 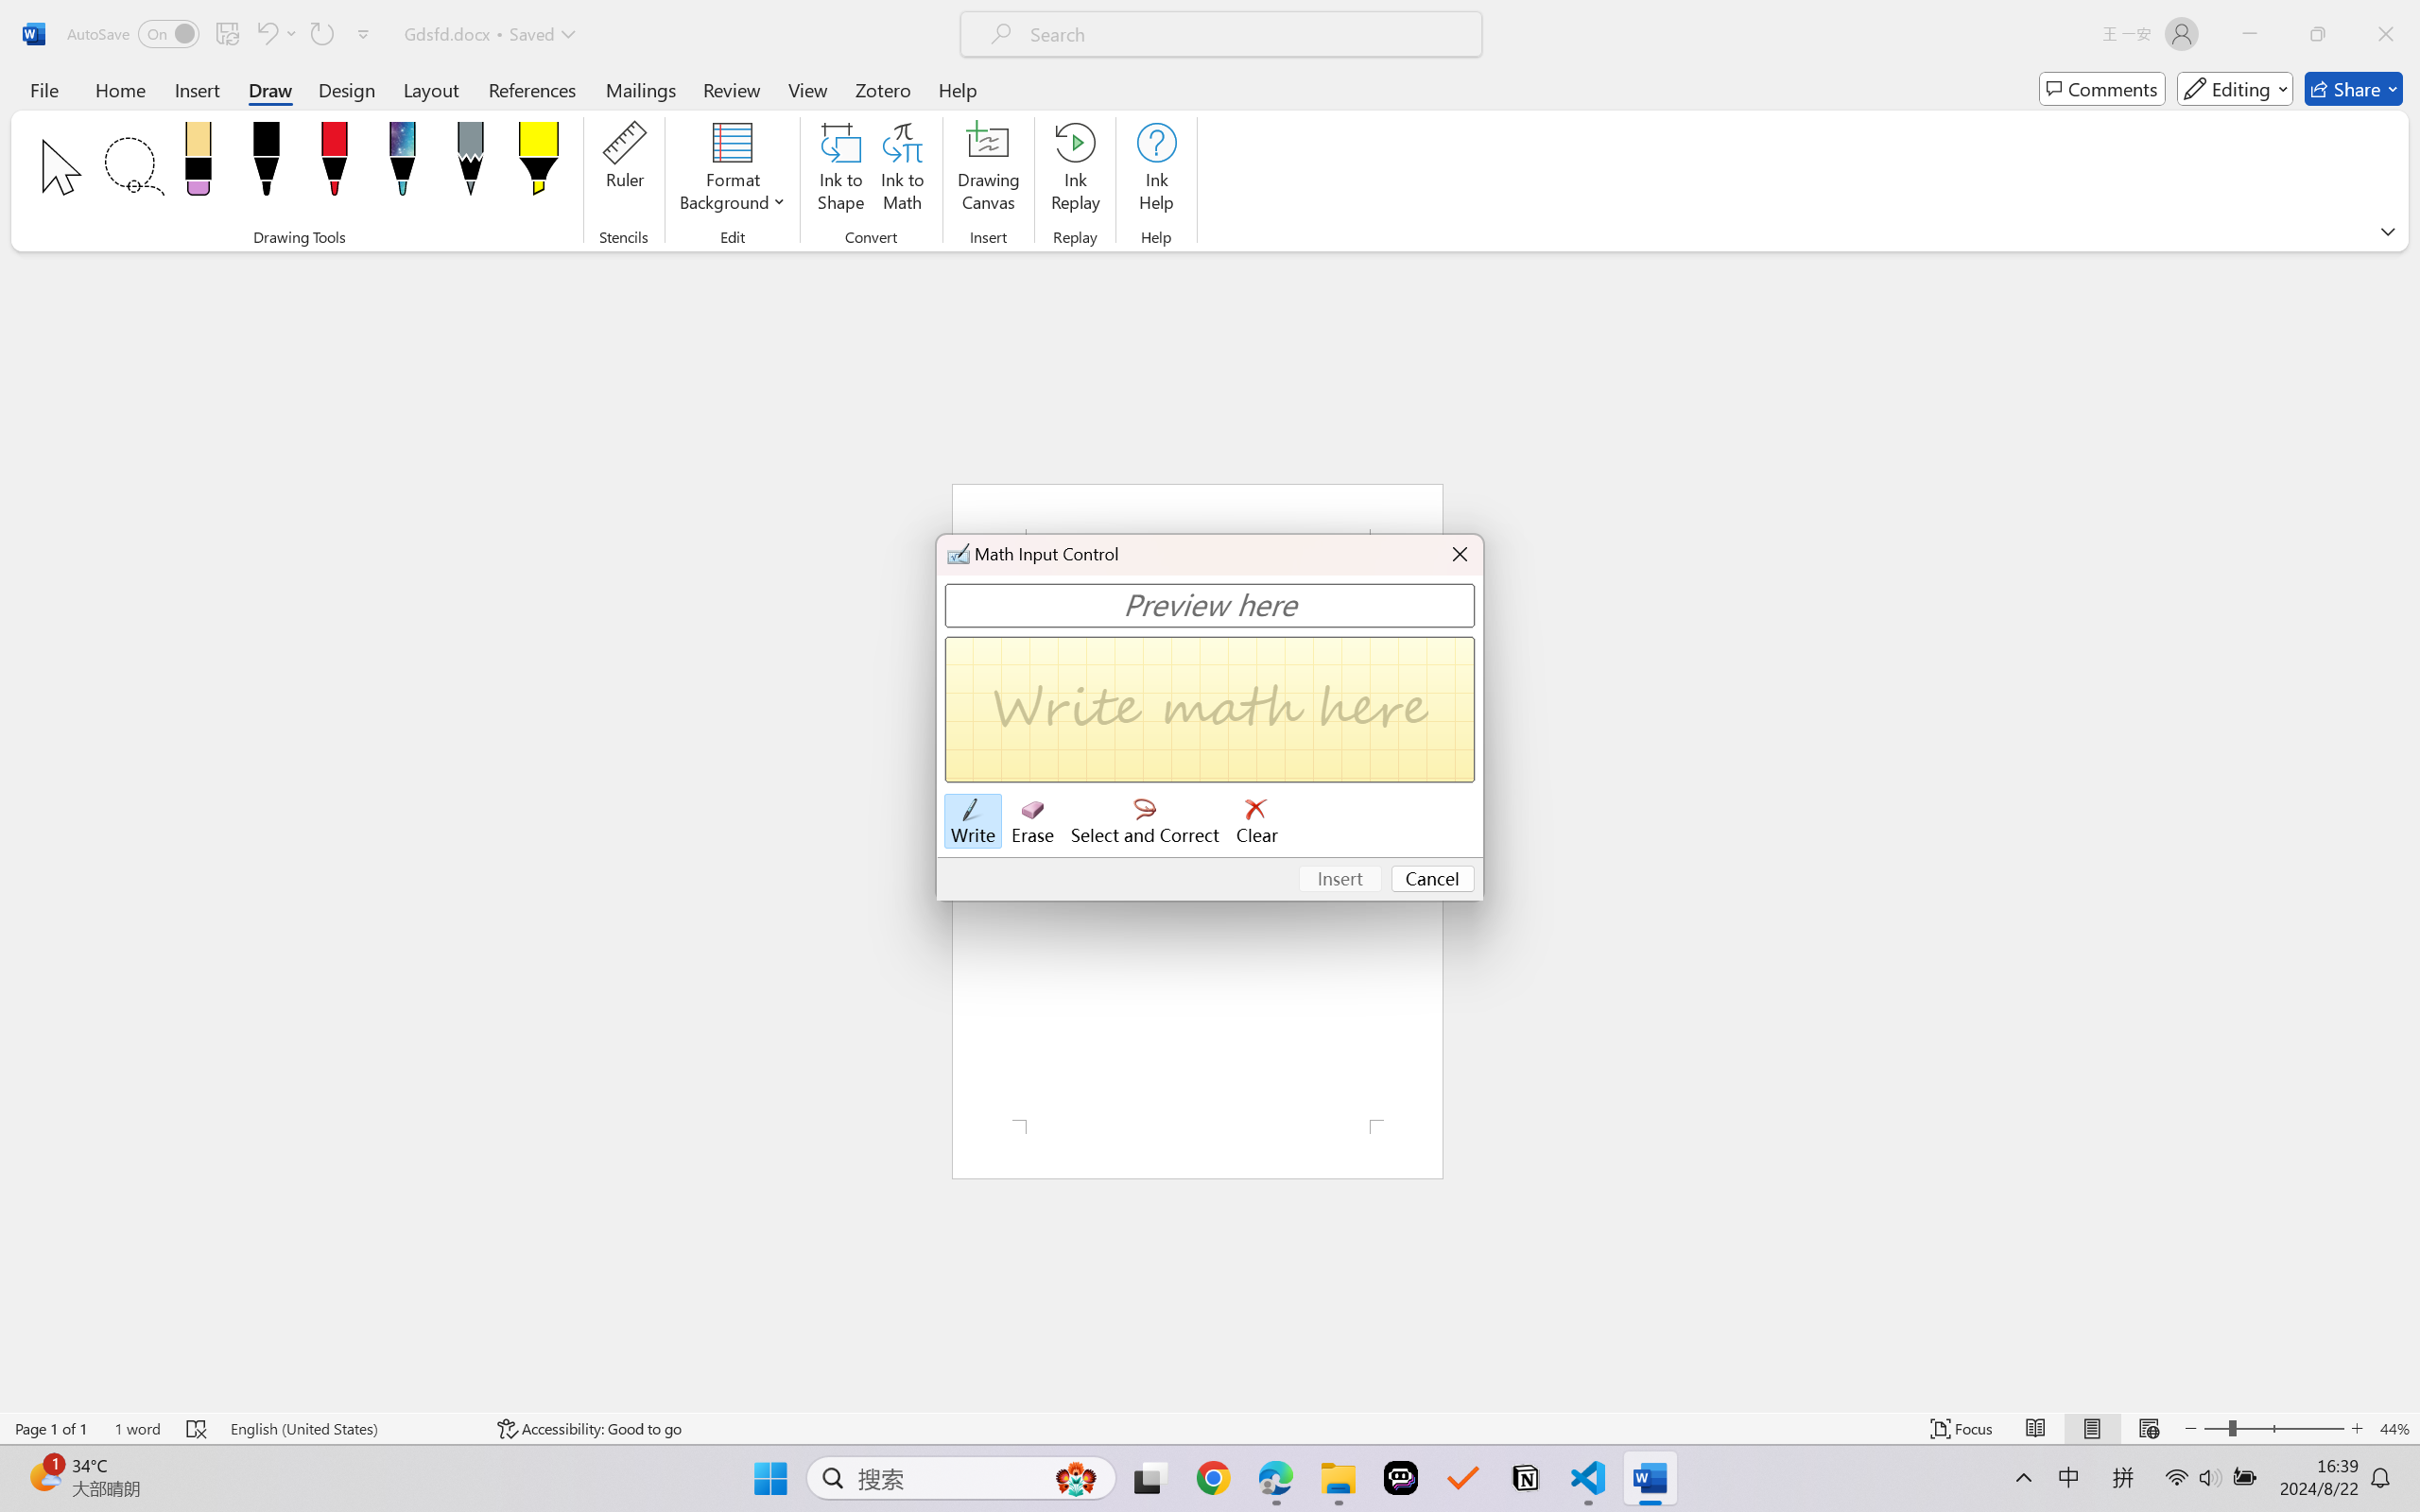 I want to click on 'Select and Correct', so click(x=1145, y=820).